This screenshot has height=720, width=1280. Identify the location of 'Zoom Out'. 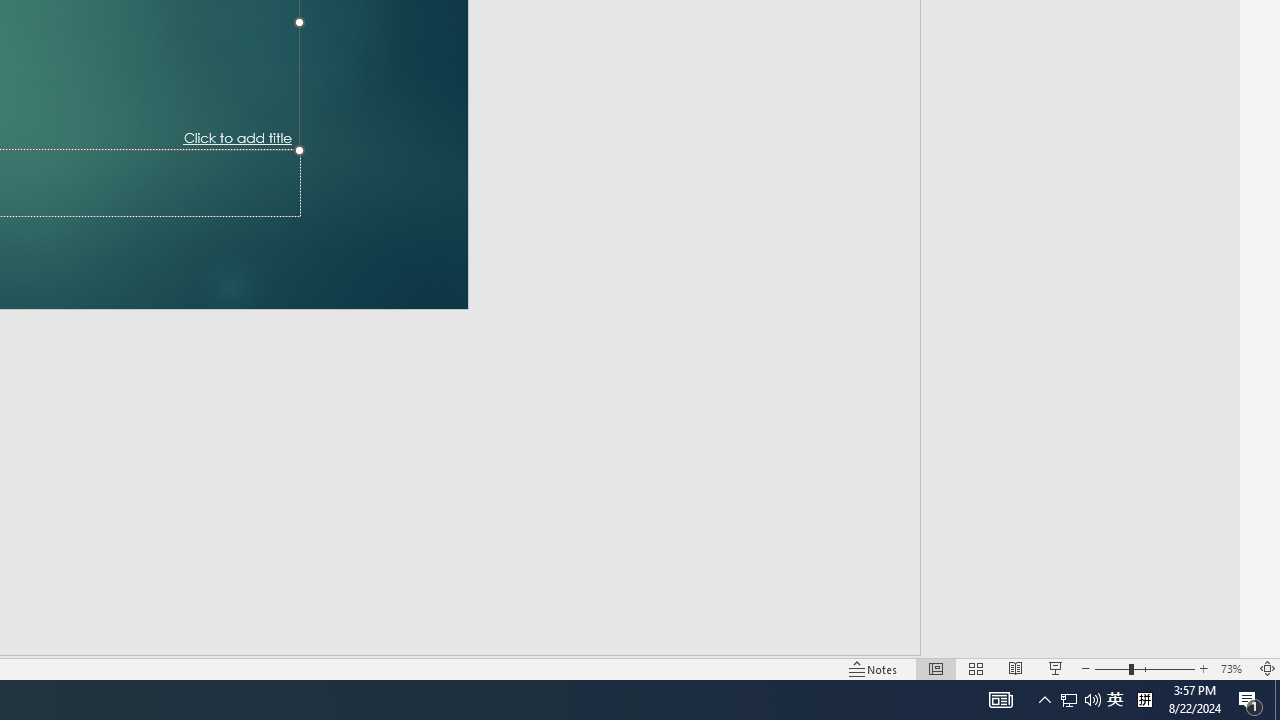
(1067, 640).